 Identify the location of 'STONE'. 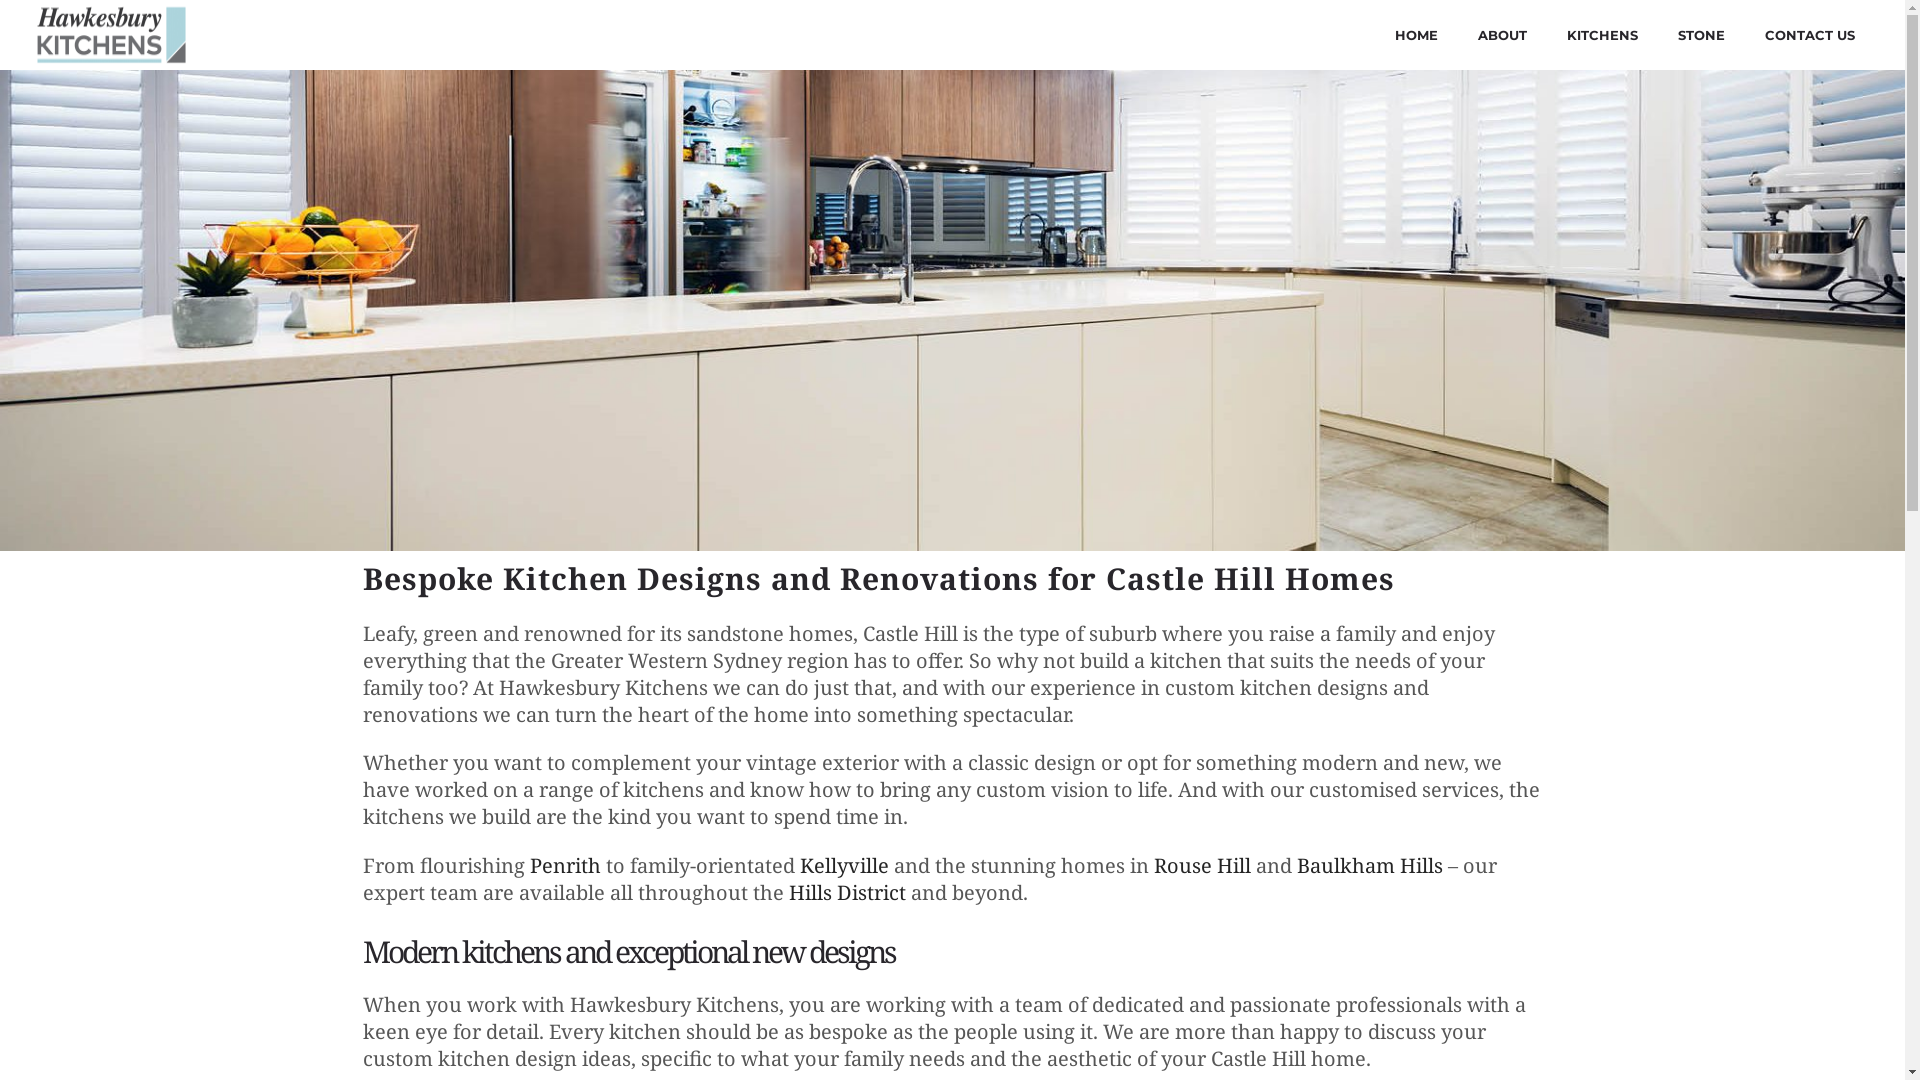
(1700, 34).